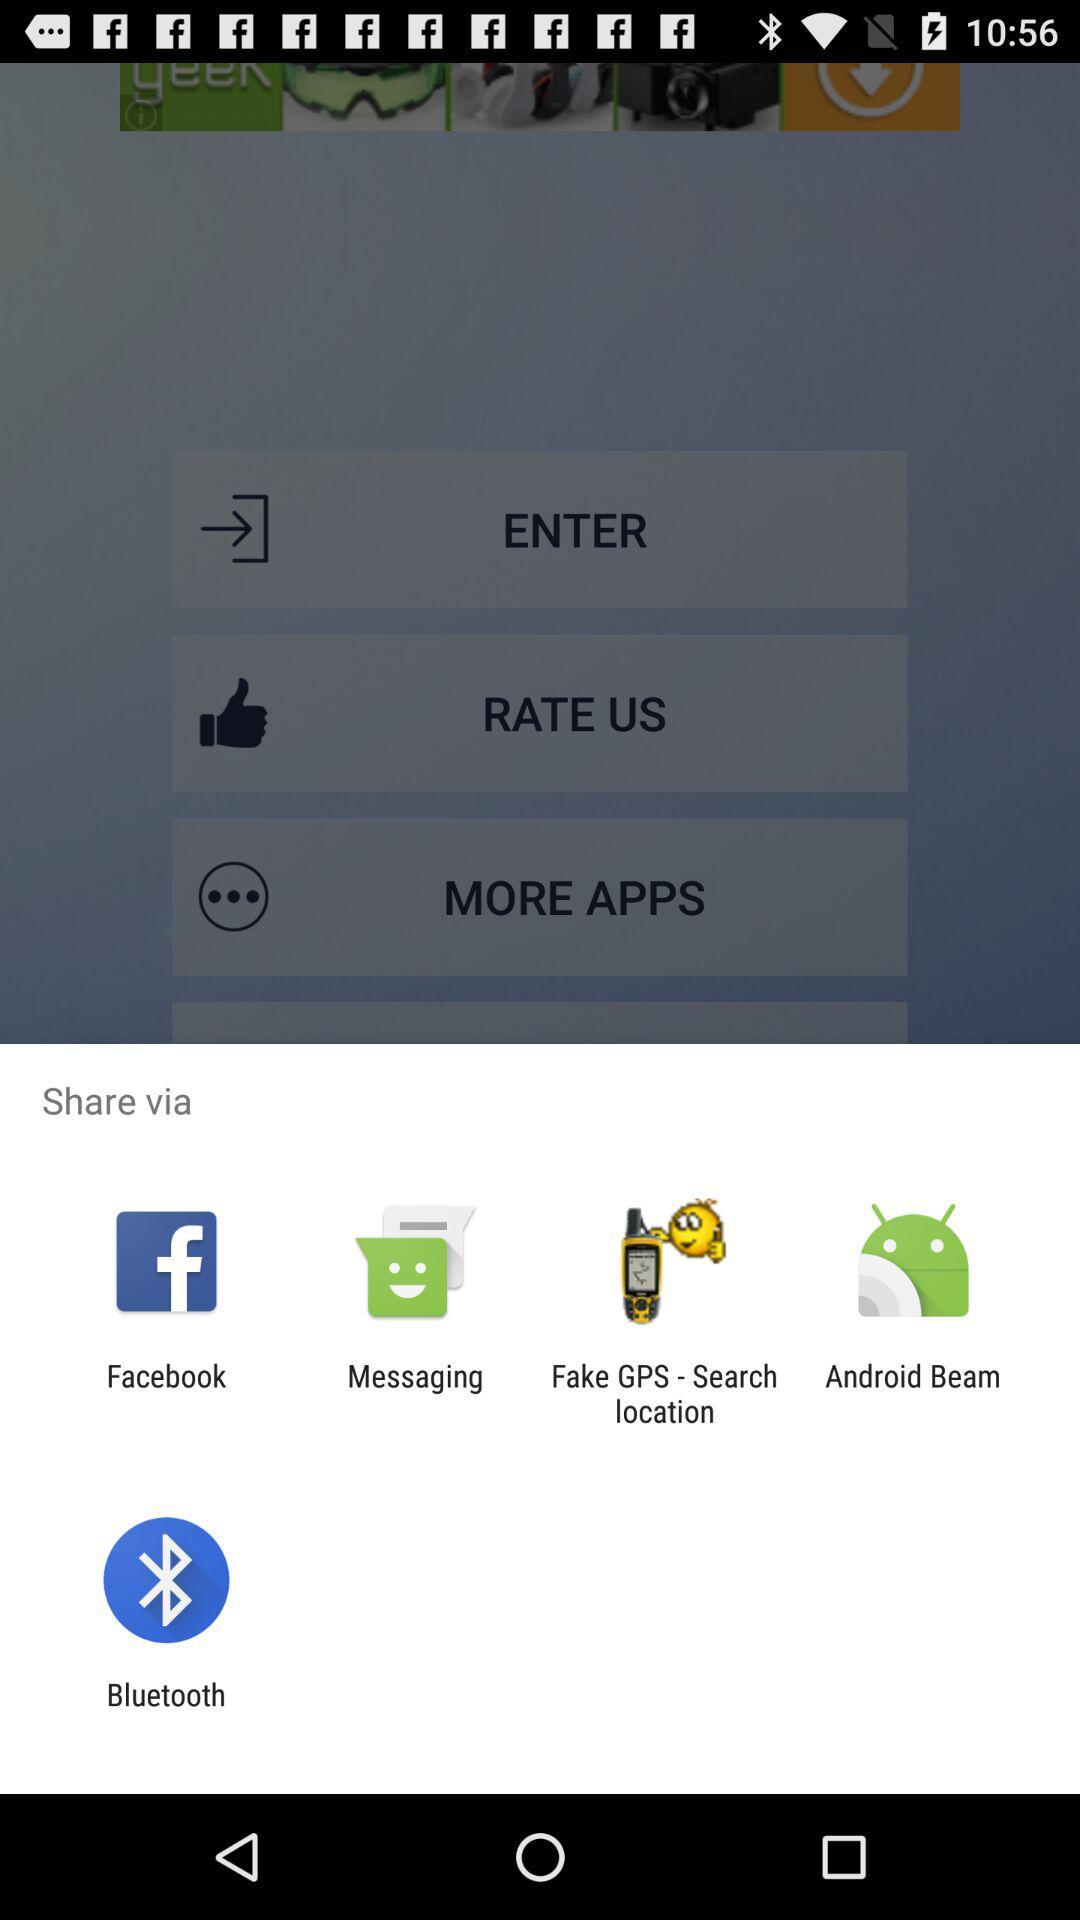  What do you see at coordinates (165, 1711) in the screenshot?
I see `the bluetooth` at bounding box center [165, 1711].